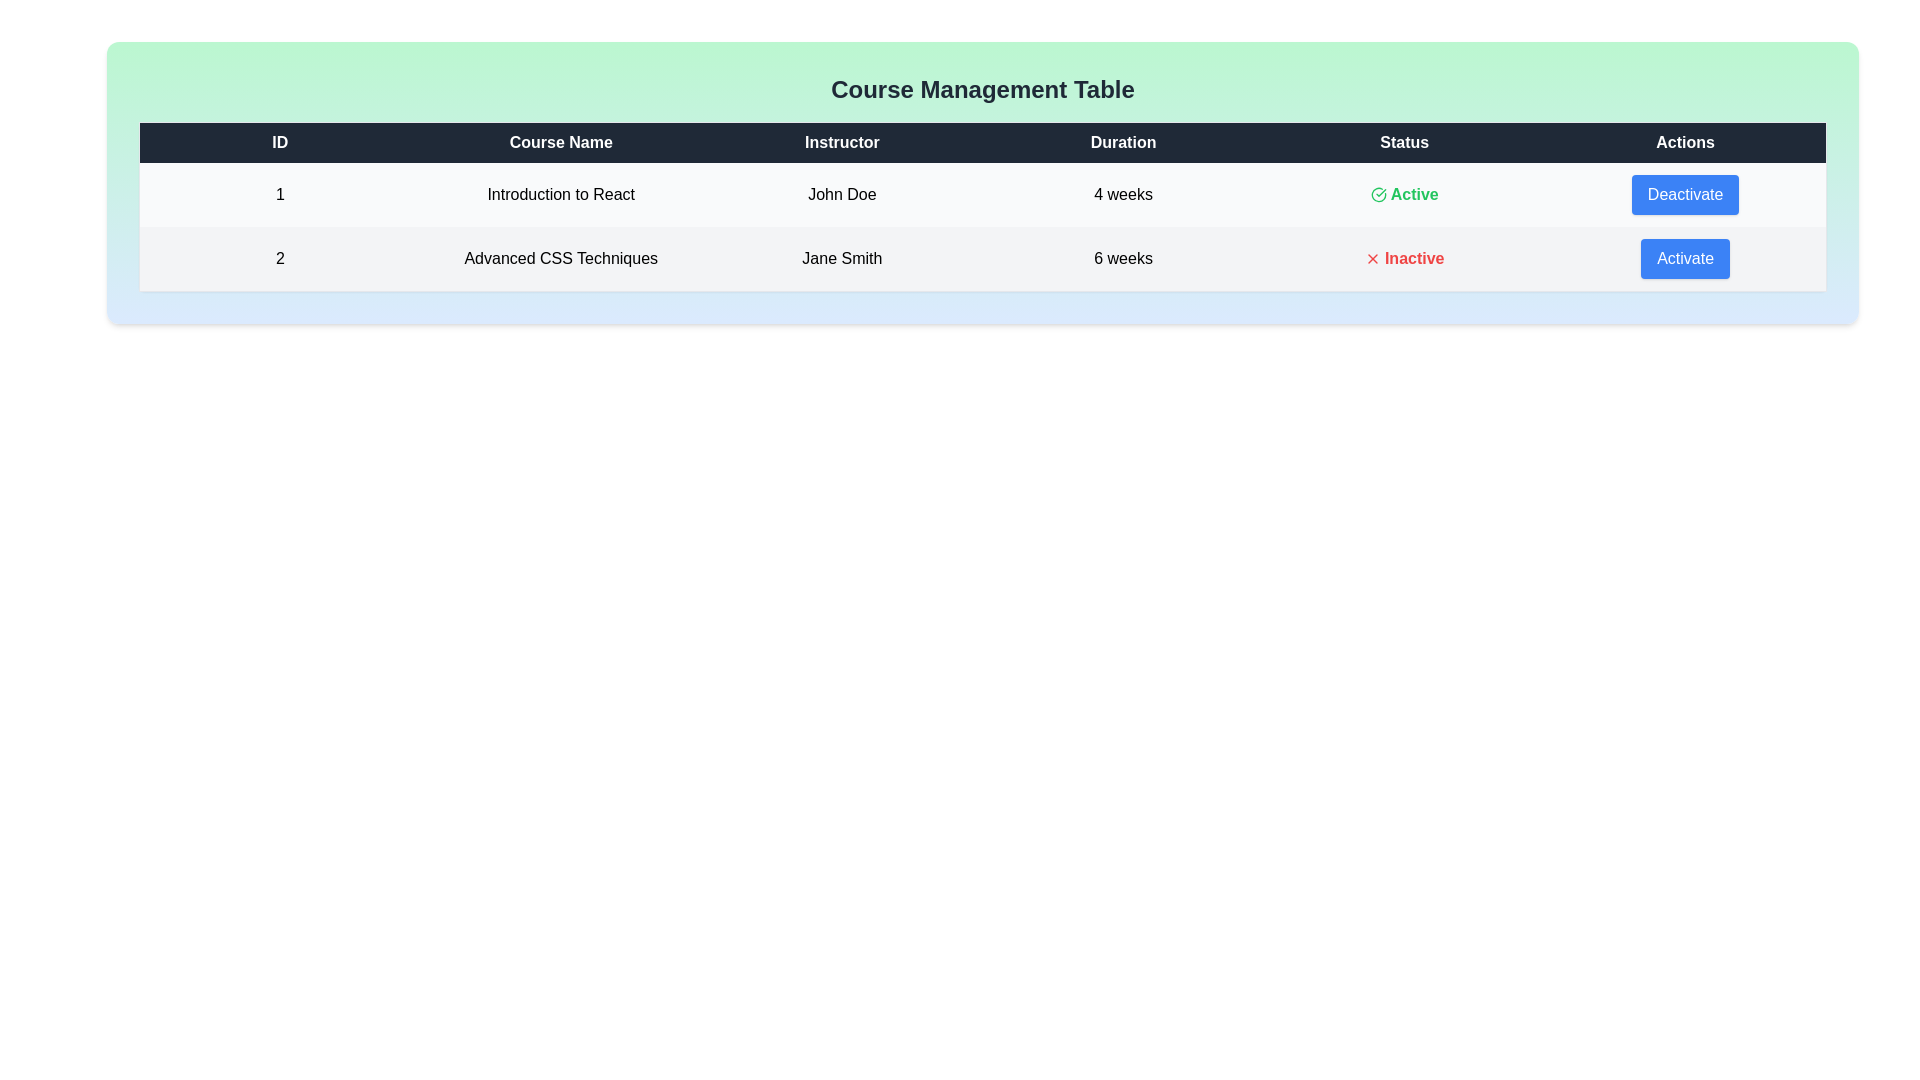  Describe the element at coordinates (1684, 257) in the screenshot. I see `the 'Activate' button with a blue background located in the 'Actions' column of the 'Advanced CSS Techniques' row` at that location.